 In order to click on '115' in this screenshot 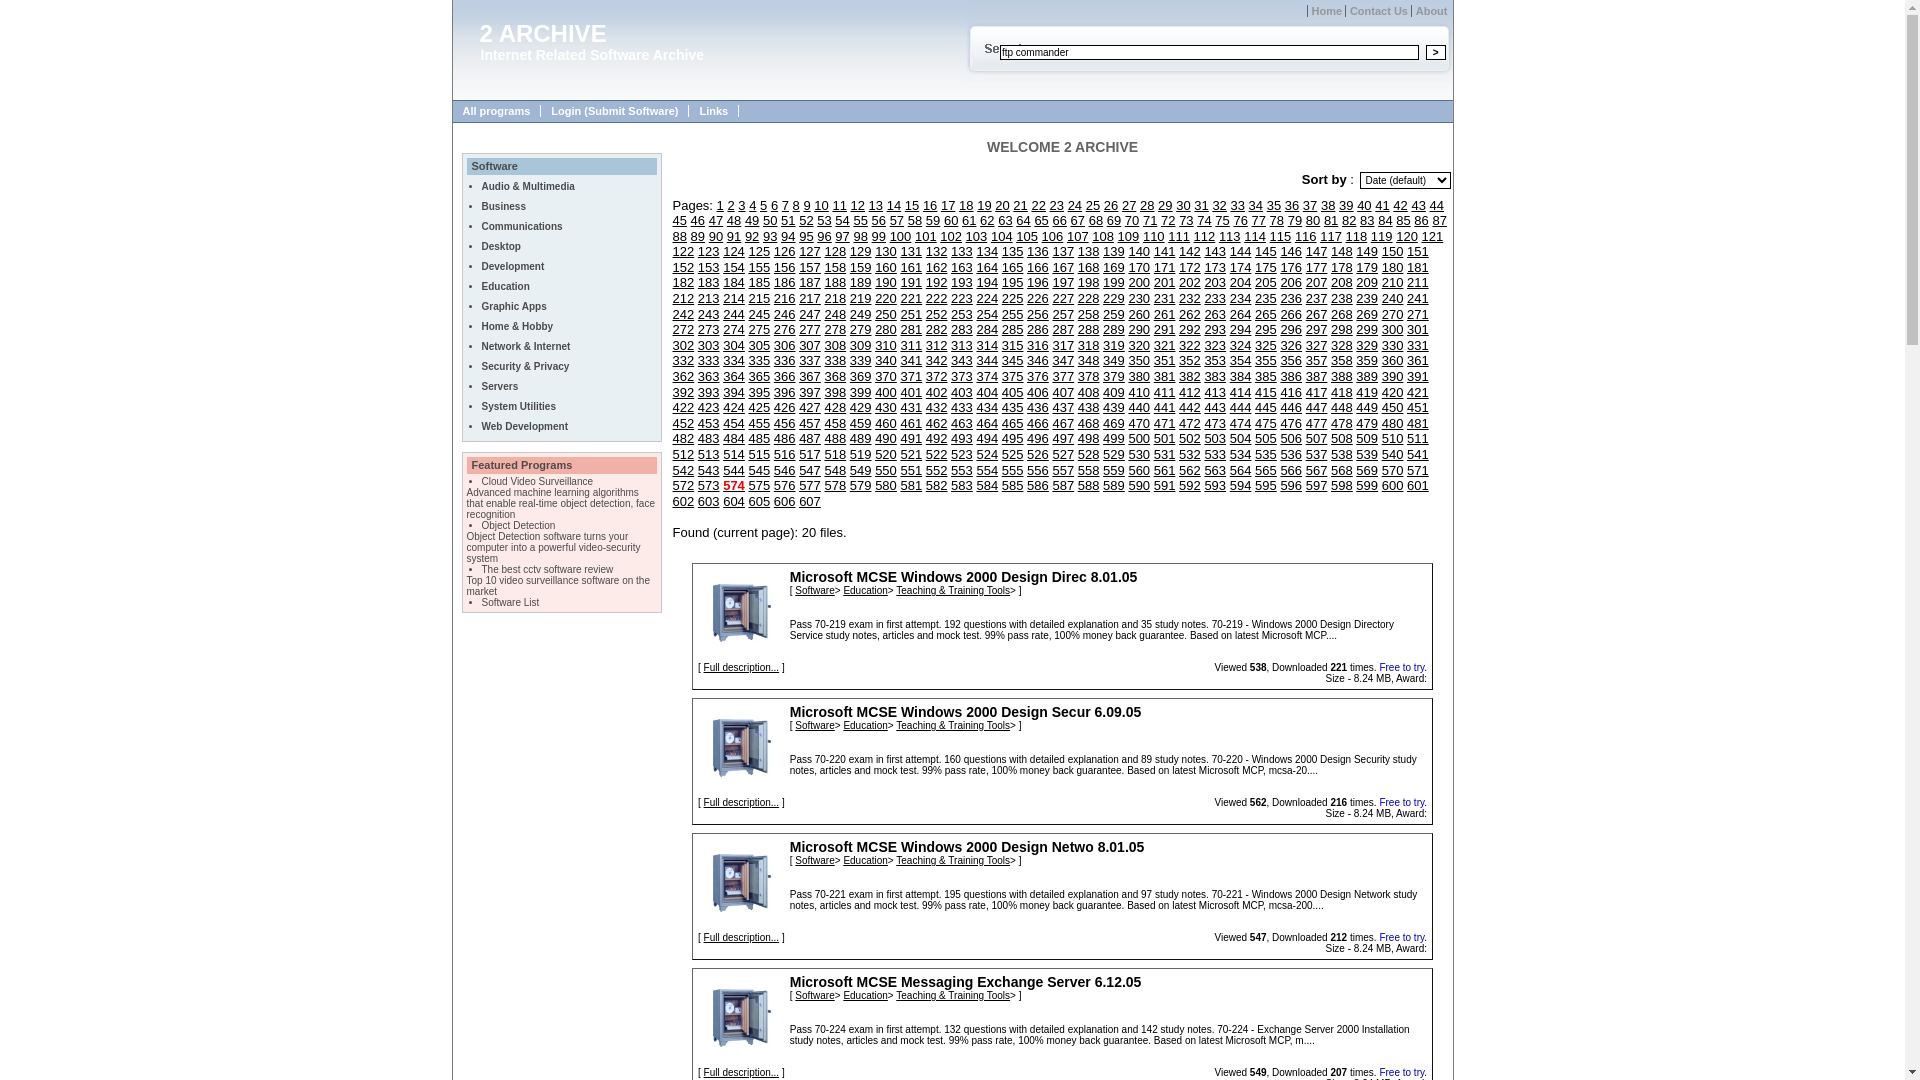, I will do `click(1281, 235)`.